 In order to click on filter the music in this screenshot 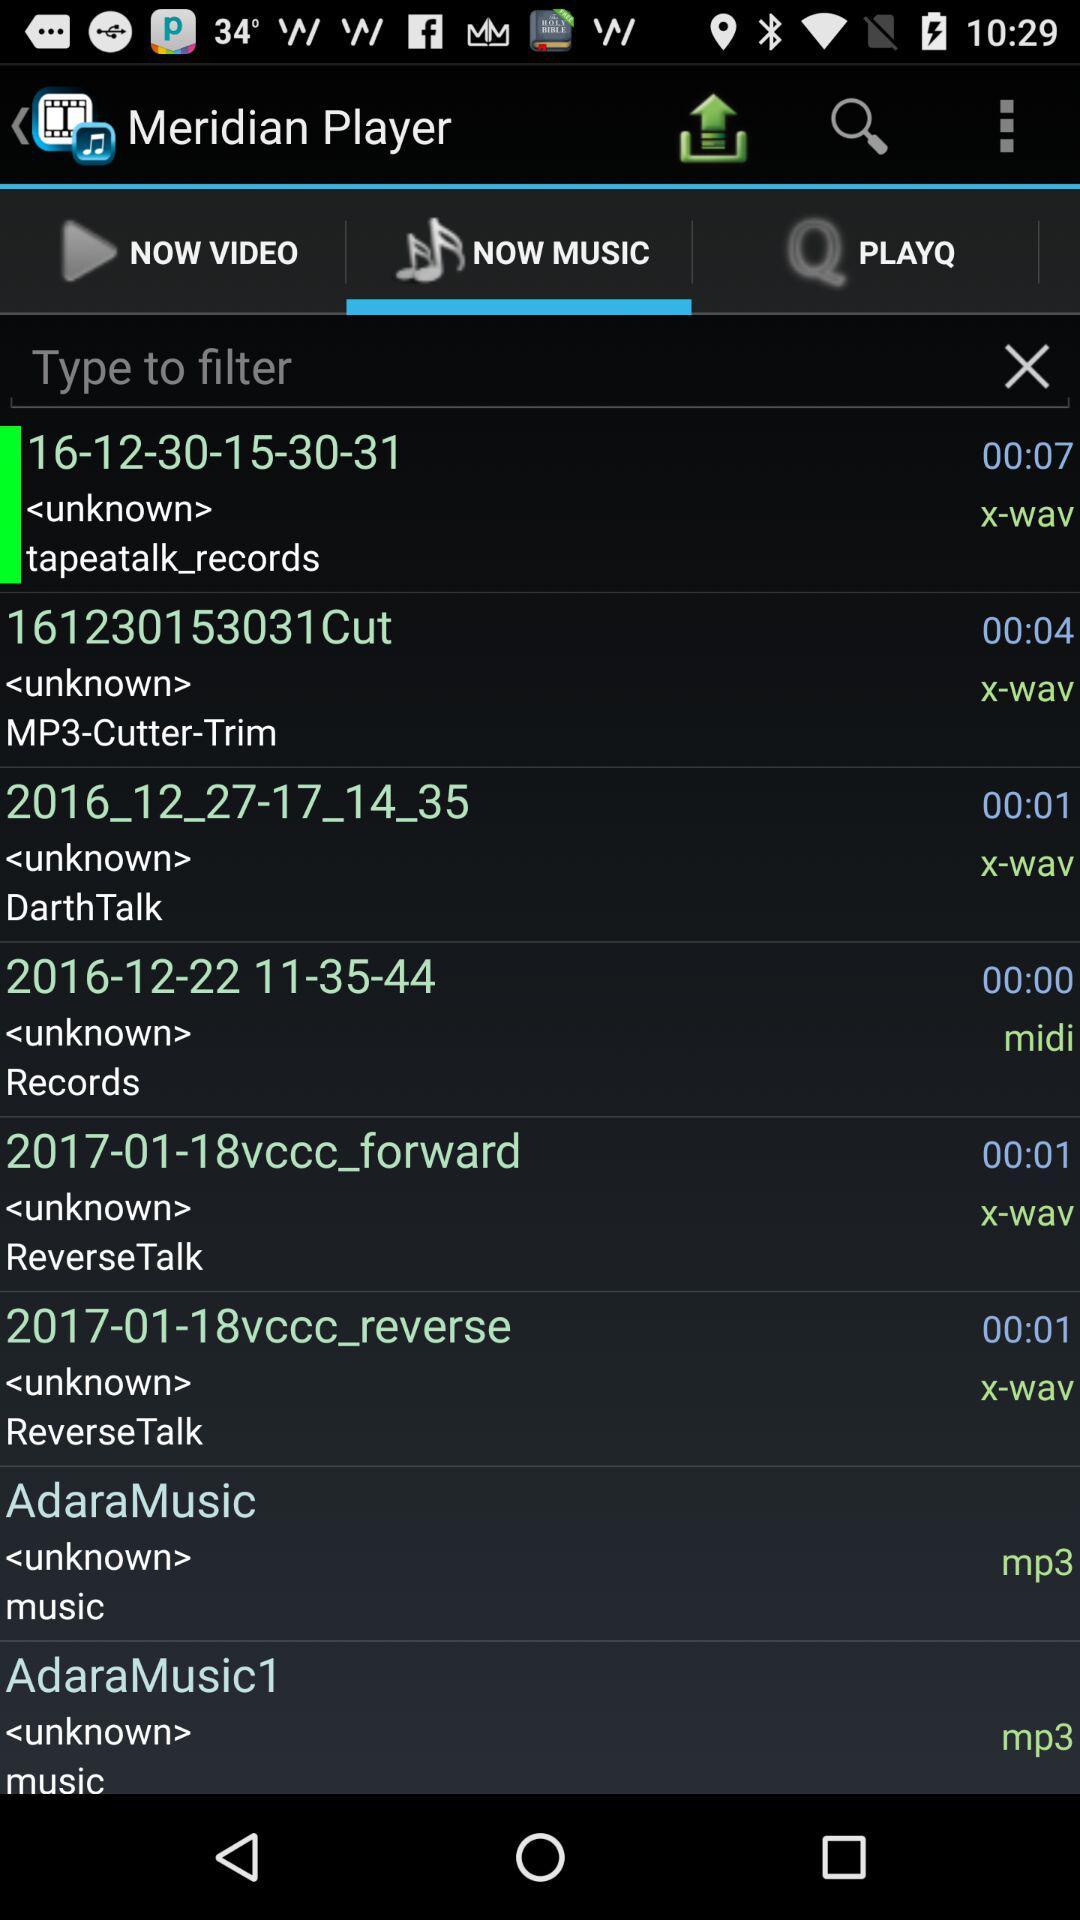, I will do `click(540, 366)`.